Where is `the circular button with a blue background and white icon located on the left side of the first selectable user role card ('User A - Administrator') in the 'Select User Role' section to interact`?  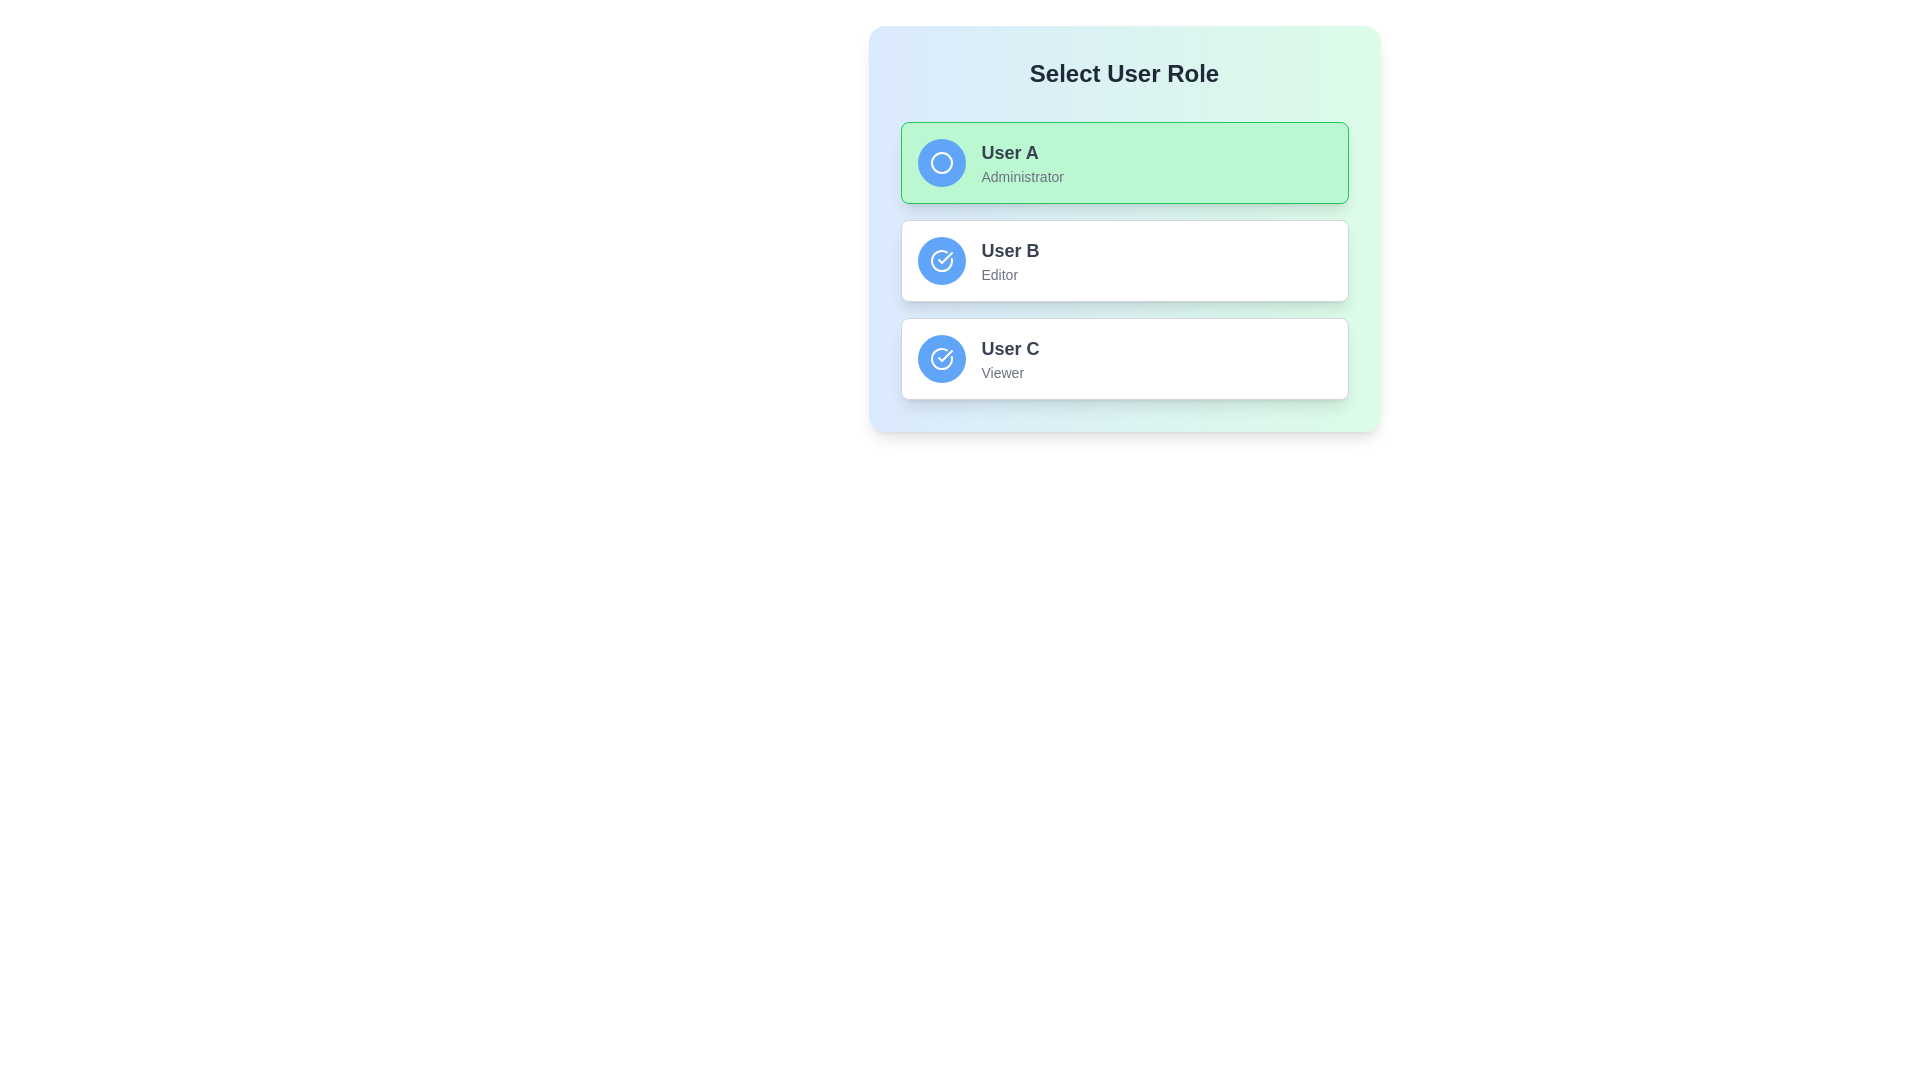
the circular button with a blue background and white icon located on the left side of the first selectable user role card ('User A - Administrator') in the 'Select User Role' section to interact is located at coordinates (940, 161).